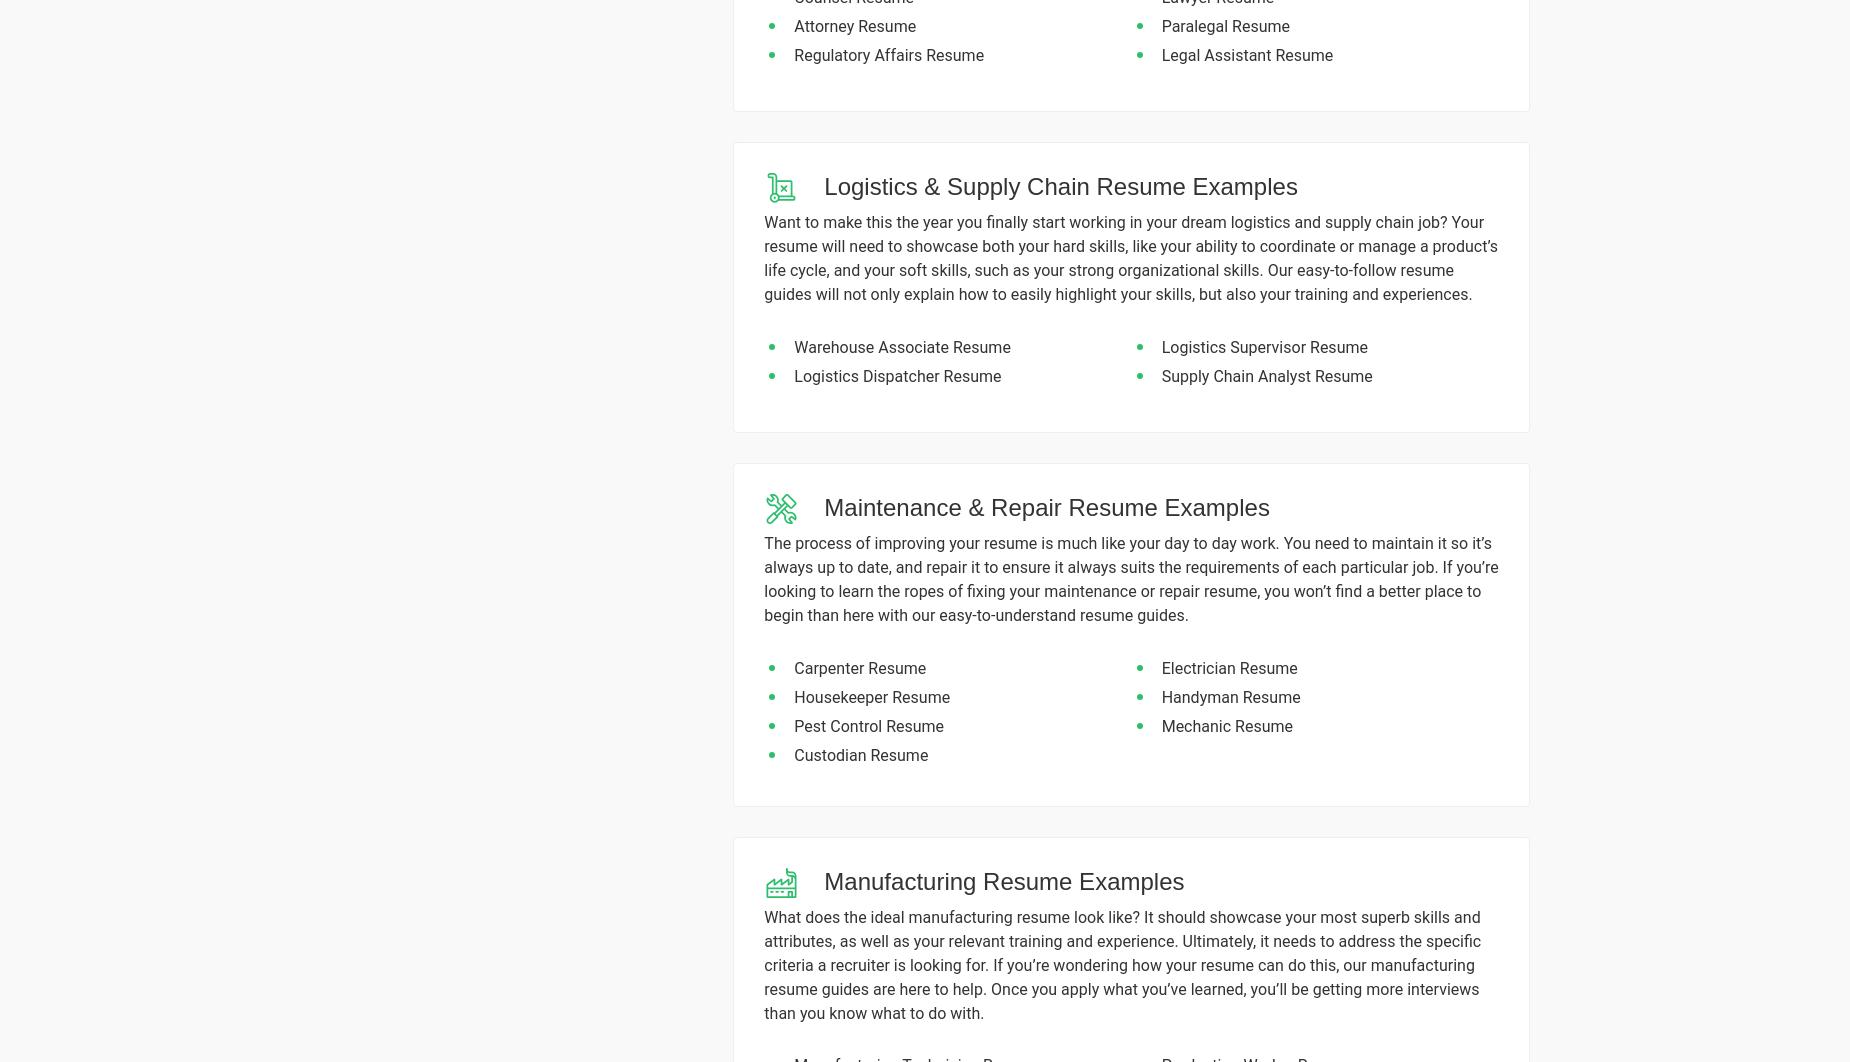 The height and width of the screenshot is (1062, 1850). I want to click on 'What does the ideal manufacturing resume look like? It should showcase your most superb skills and attributes, as well as your relevant training and experience. Ultimately, it needs to address the specific criteria a recruiter is looking for. If you’re wondering how your resume can do this, our manufacturing resume guides are here to help. Once you apply what you’ve learned, you’ll be getting more interviews than you know what to do with.', so click(1121, 963).